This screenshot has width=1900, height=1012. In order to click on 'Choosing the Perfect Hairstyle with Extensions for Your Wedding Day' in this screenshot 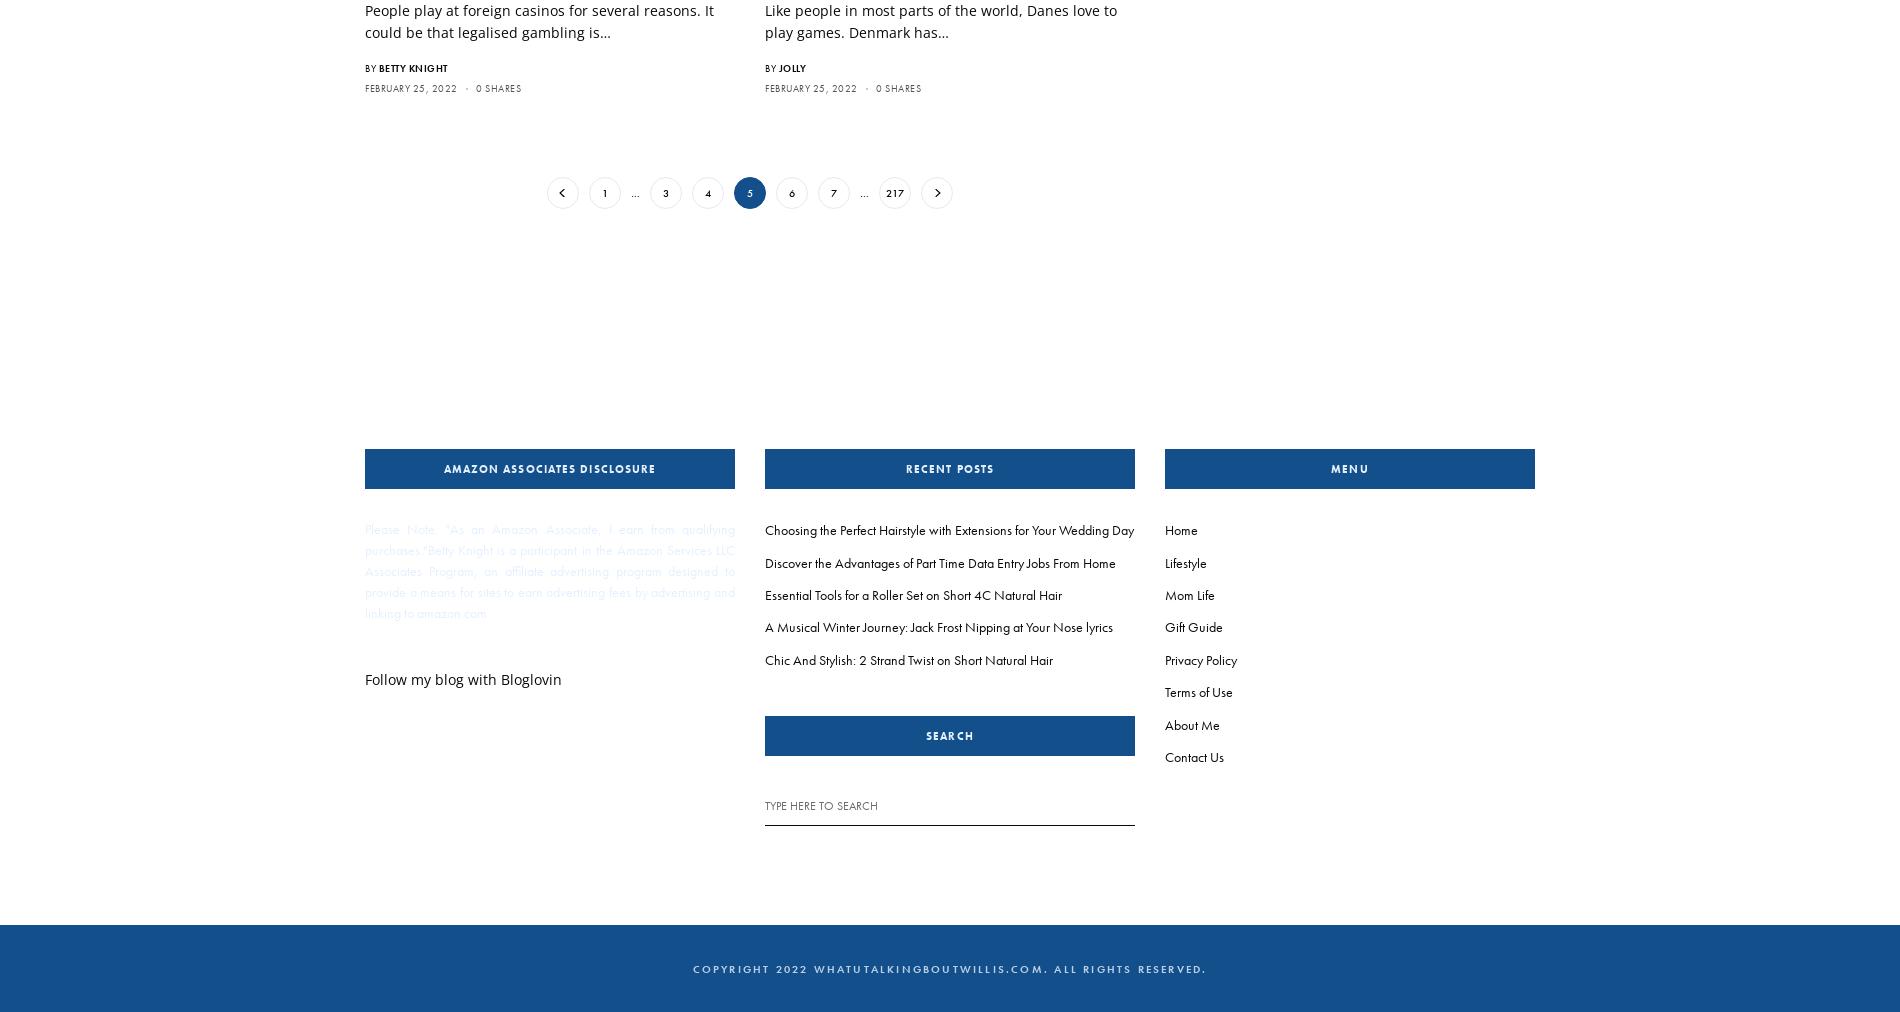, I will do `click(948, 528)`.